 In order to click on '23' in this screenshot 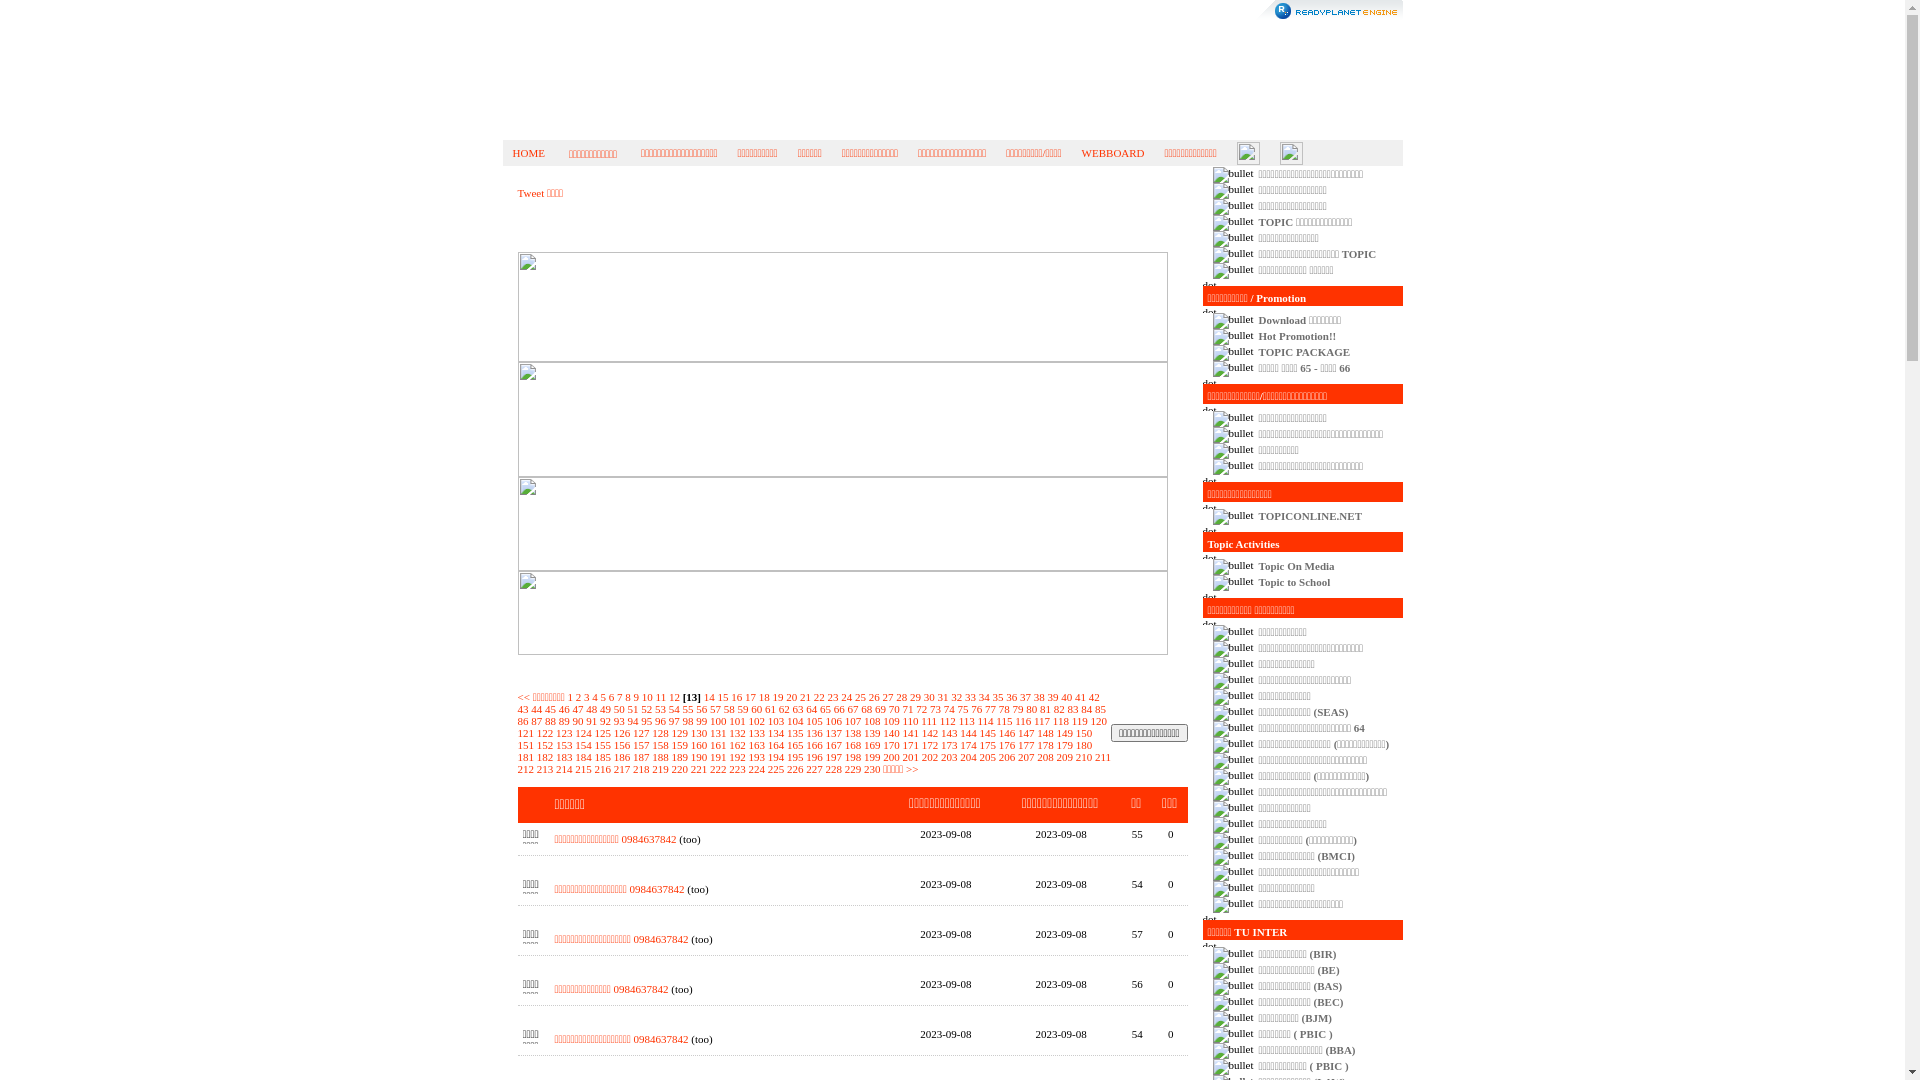, I will do `click(826, 696)`.